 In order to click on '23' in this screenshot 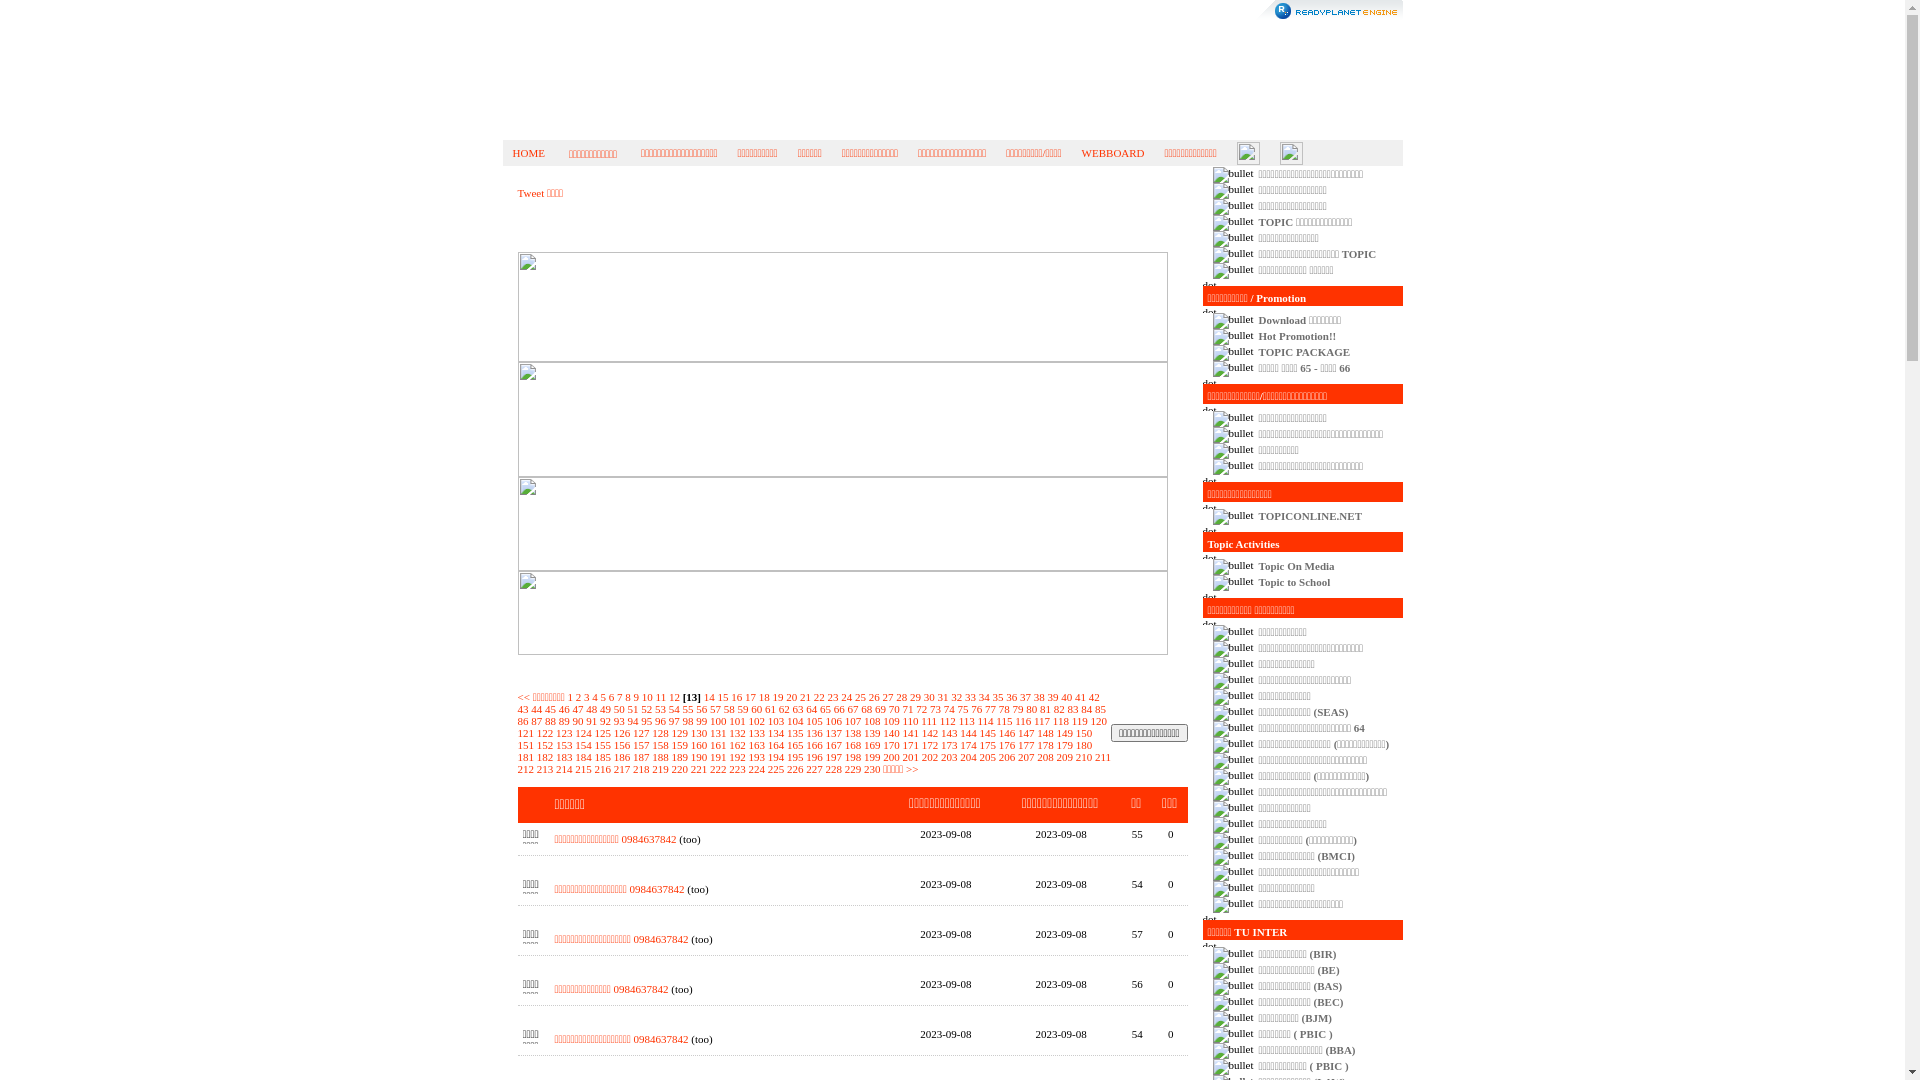, I will do `click(826, 696)`.